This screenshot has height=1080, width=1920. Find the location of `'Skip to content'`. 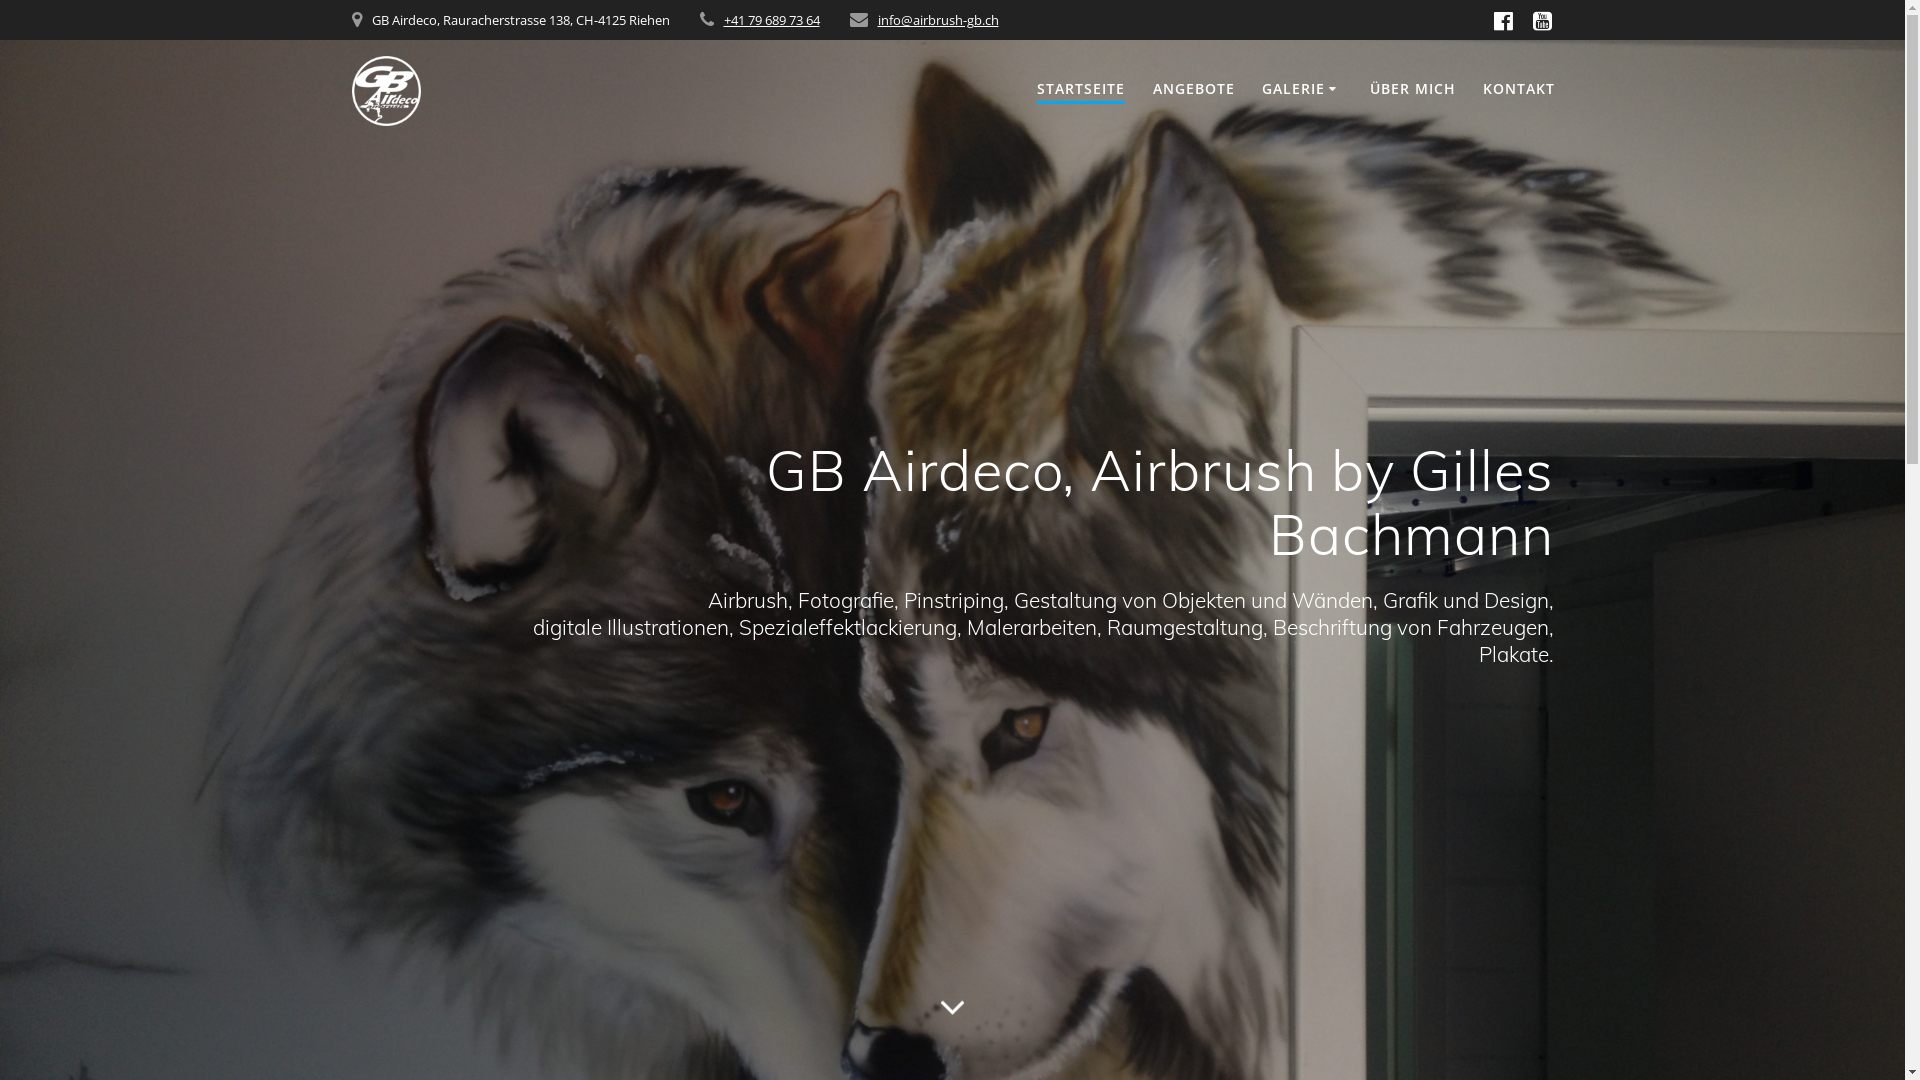

'Skip to content' is located at coordinates (0, 0).